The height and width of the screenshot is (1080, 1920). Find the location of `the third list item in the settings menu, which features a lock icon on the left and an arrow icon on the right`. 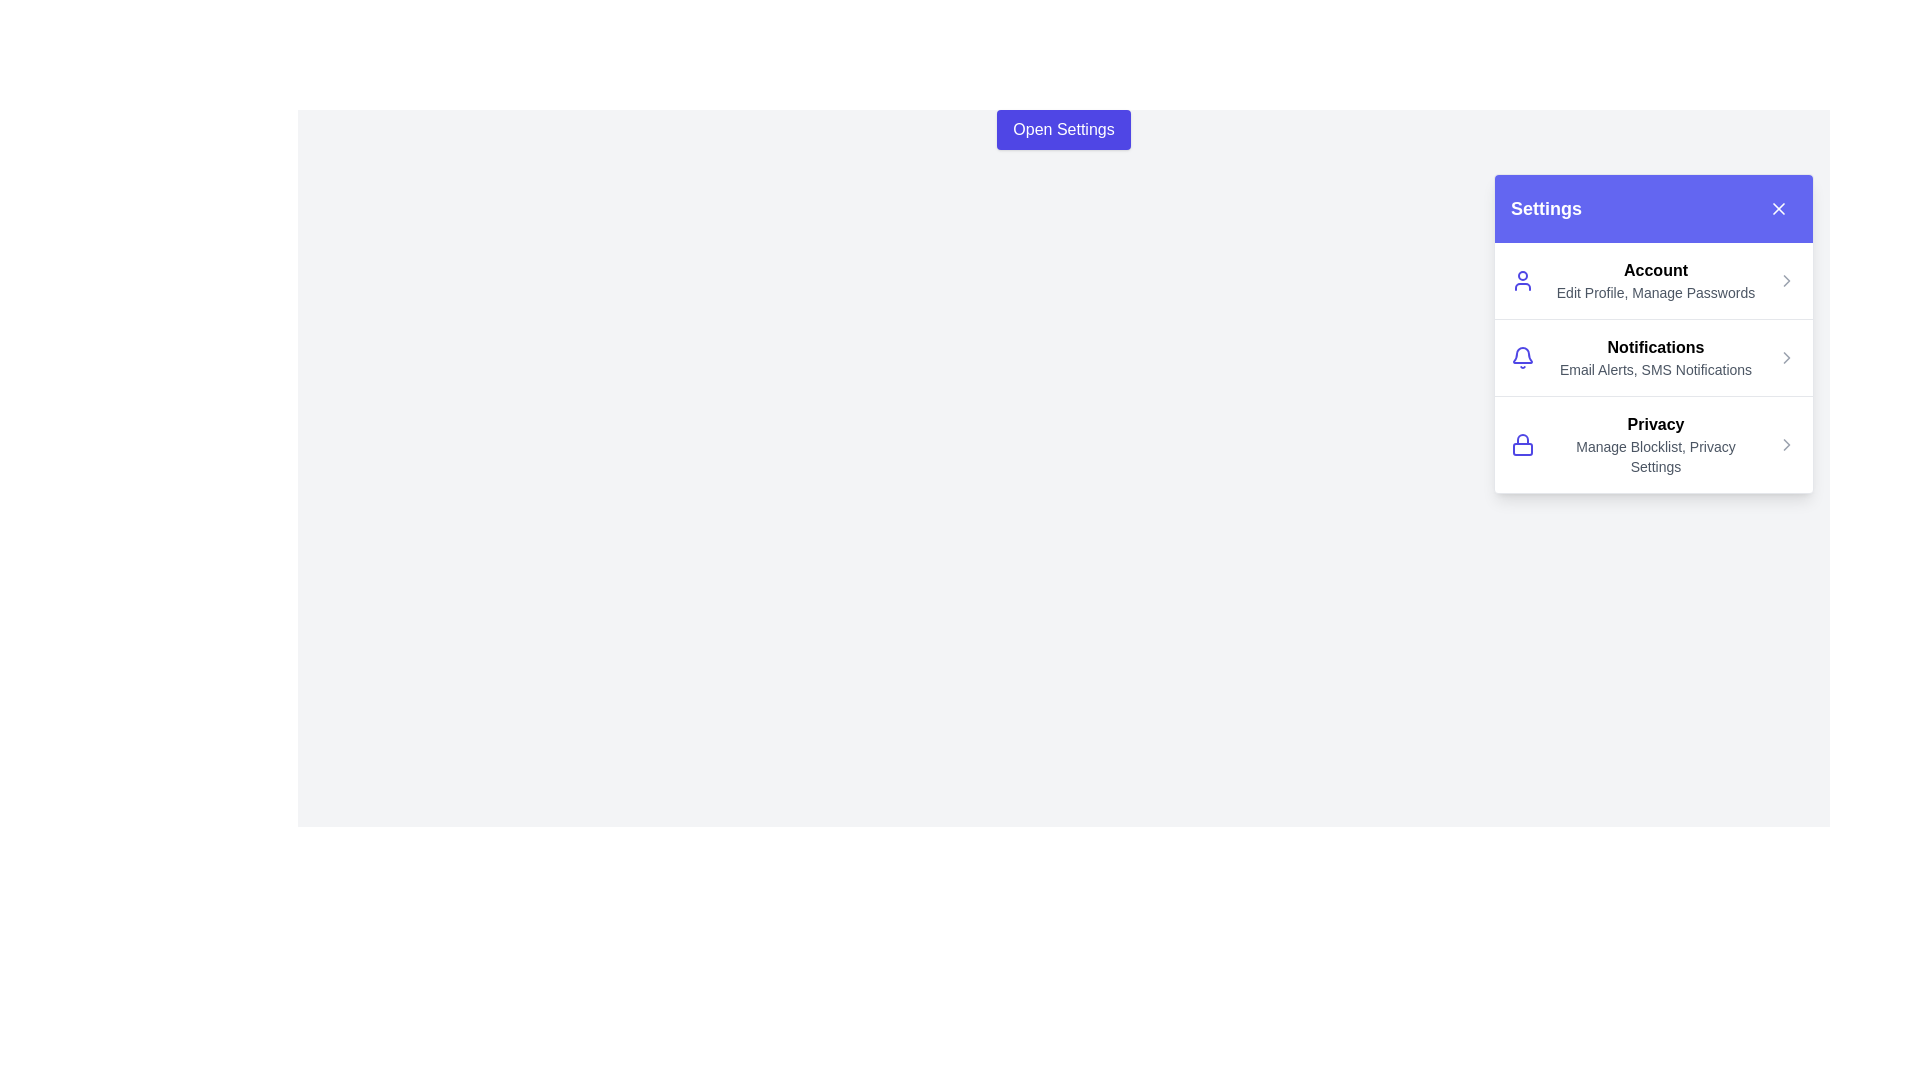

the third list item in the settings menu, which features a lock icon on the left and an arrow icon on the right is located at coordinates (1654, 443).